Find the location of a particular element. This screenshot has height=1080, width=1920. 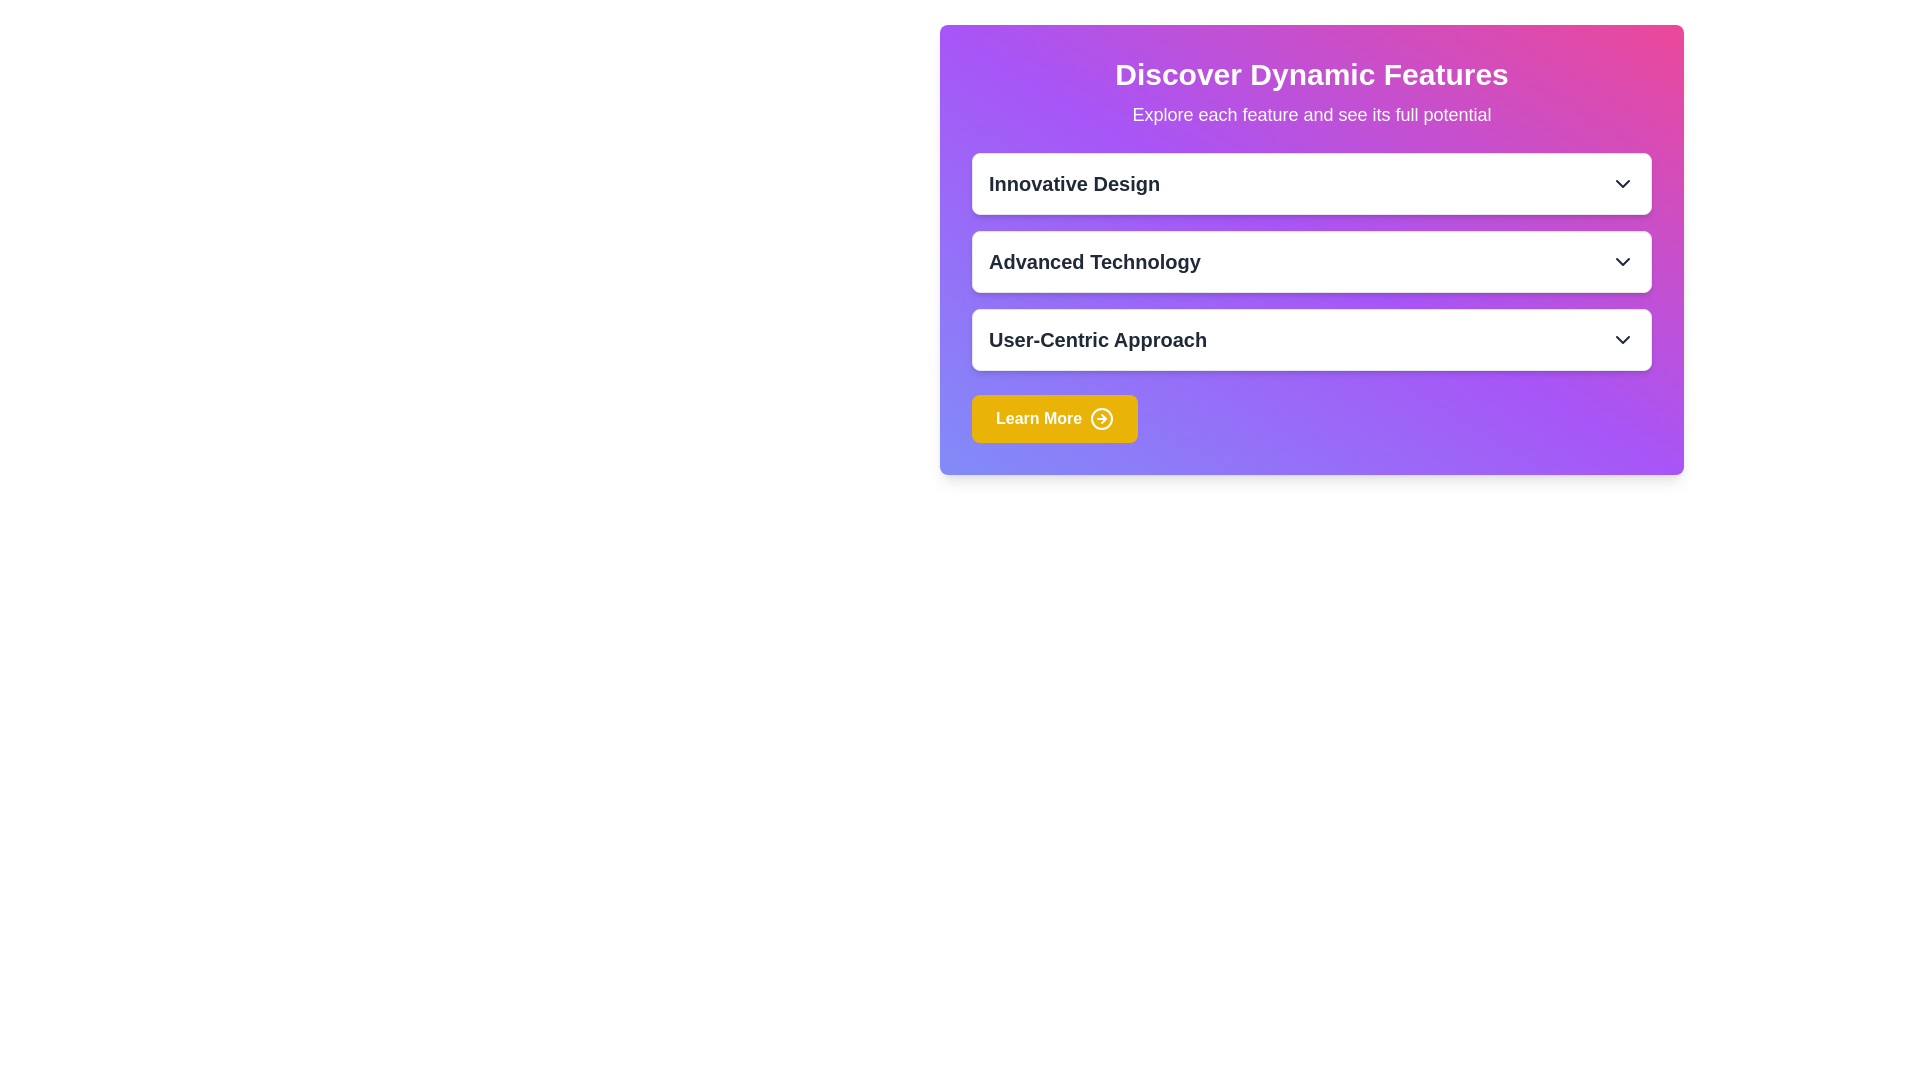

the selectable list item for 'Advanced Technology' is located at coordinates (1311, 261).